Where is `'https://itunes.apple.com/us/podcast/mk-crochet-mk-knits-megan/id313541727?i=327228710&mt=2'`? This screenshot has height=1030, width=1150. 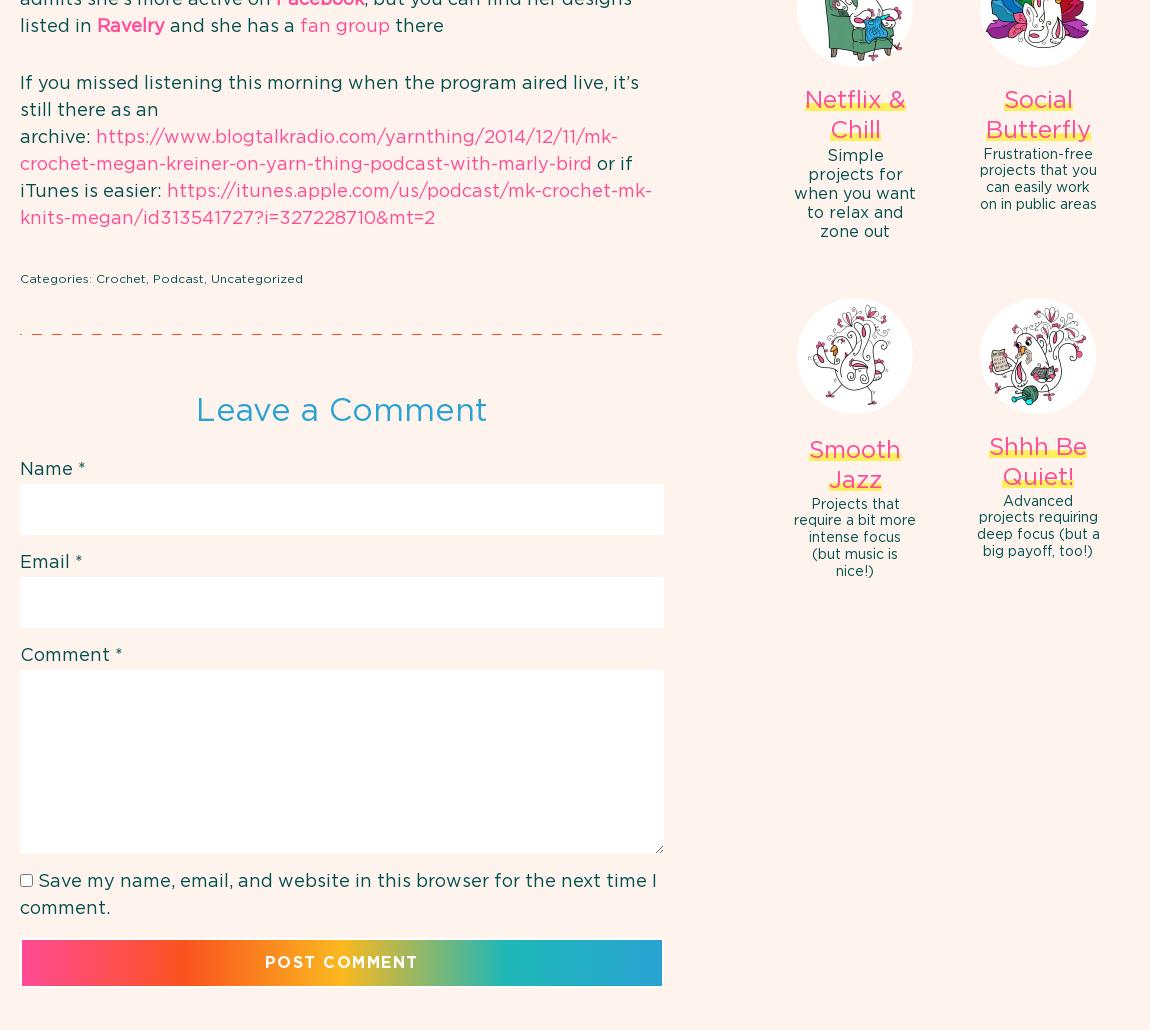 'https://itunes.apple.com/us/podcast/mk-crochet-mk-knits-megan/id313541727?i=327228710&mt=2' is located at coordinates (336, 204).